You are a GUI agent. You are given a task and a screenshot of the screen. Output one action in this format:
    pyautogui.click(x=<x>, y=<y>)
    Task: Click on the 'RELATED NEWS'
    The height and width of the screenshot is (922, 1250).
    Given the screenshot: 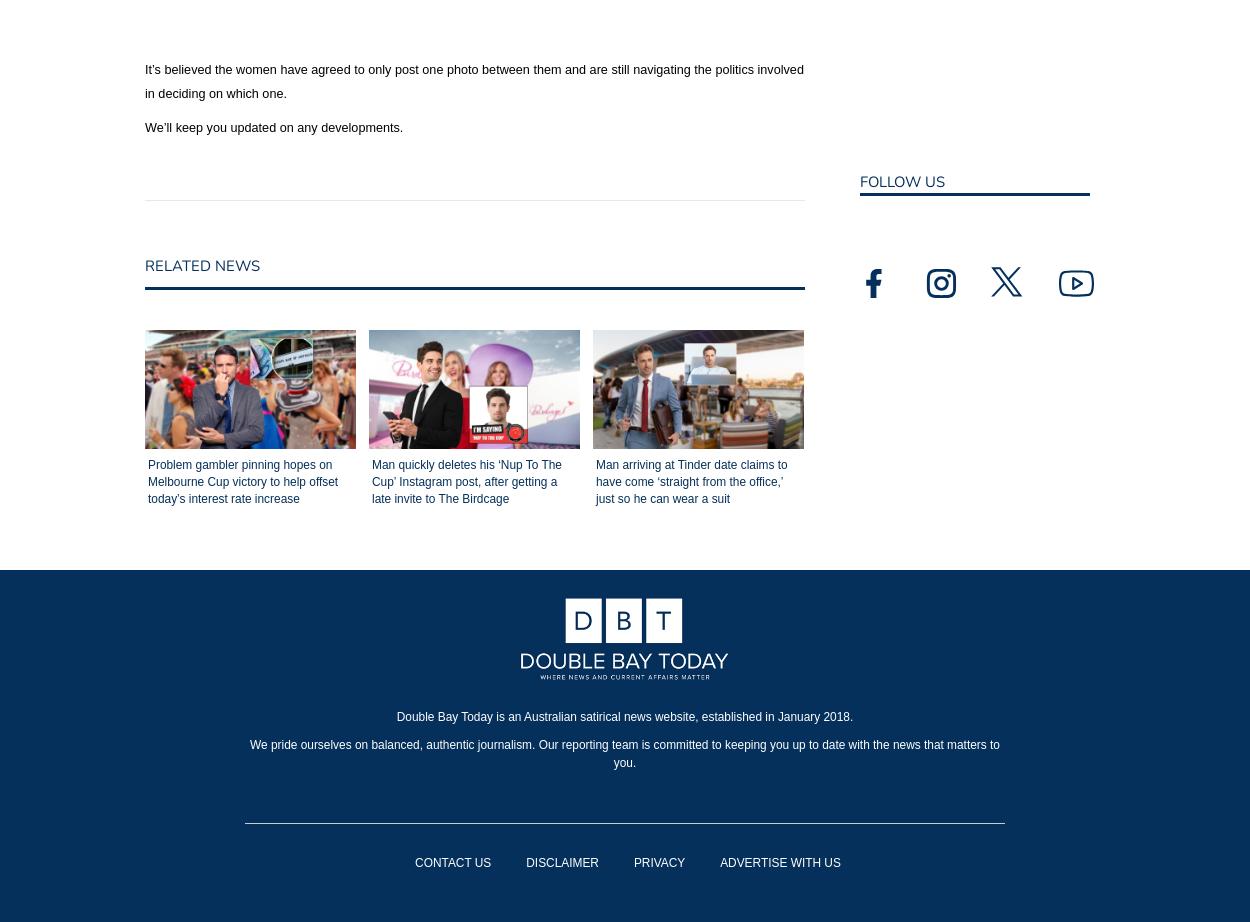 What is the action you would take?
    pyautogui.click(x=201, y=264)
    